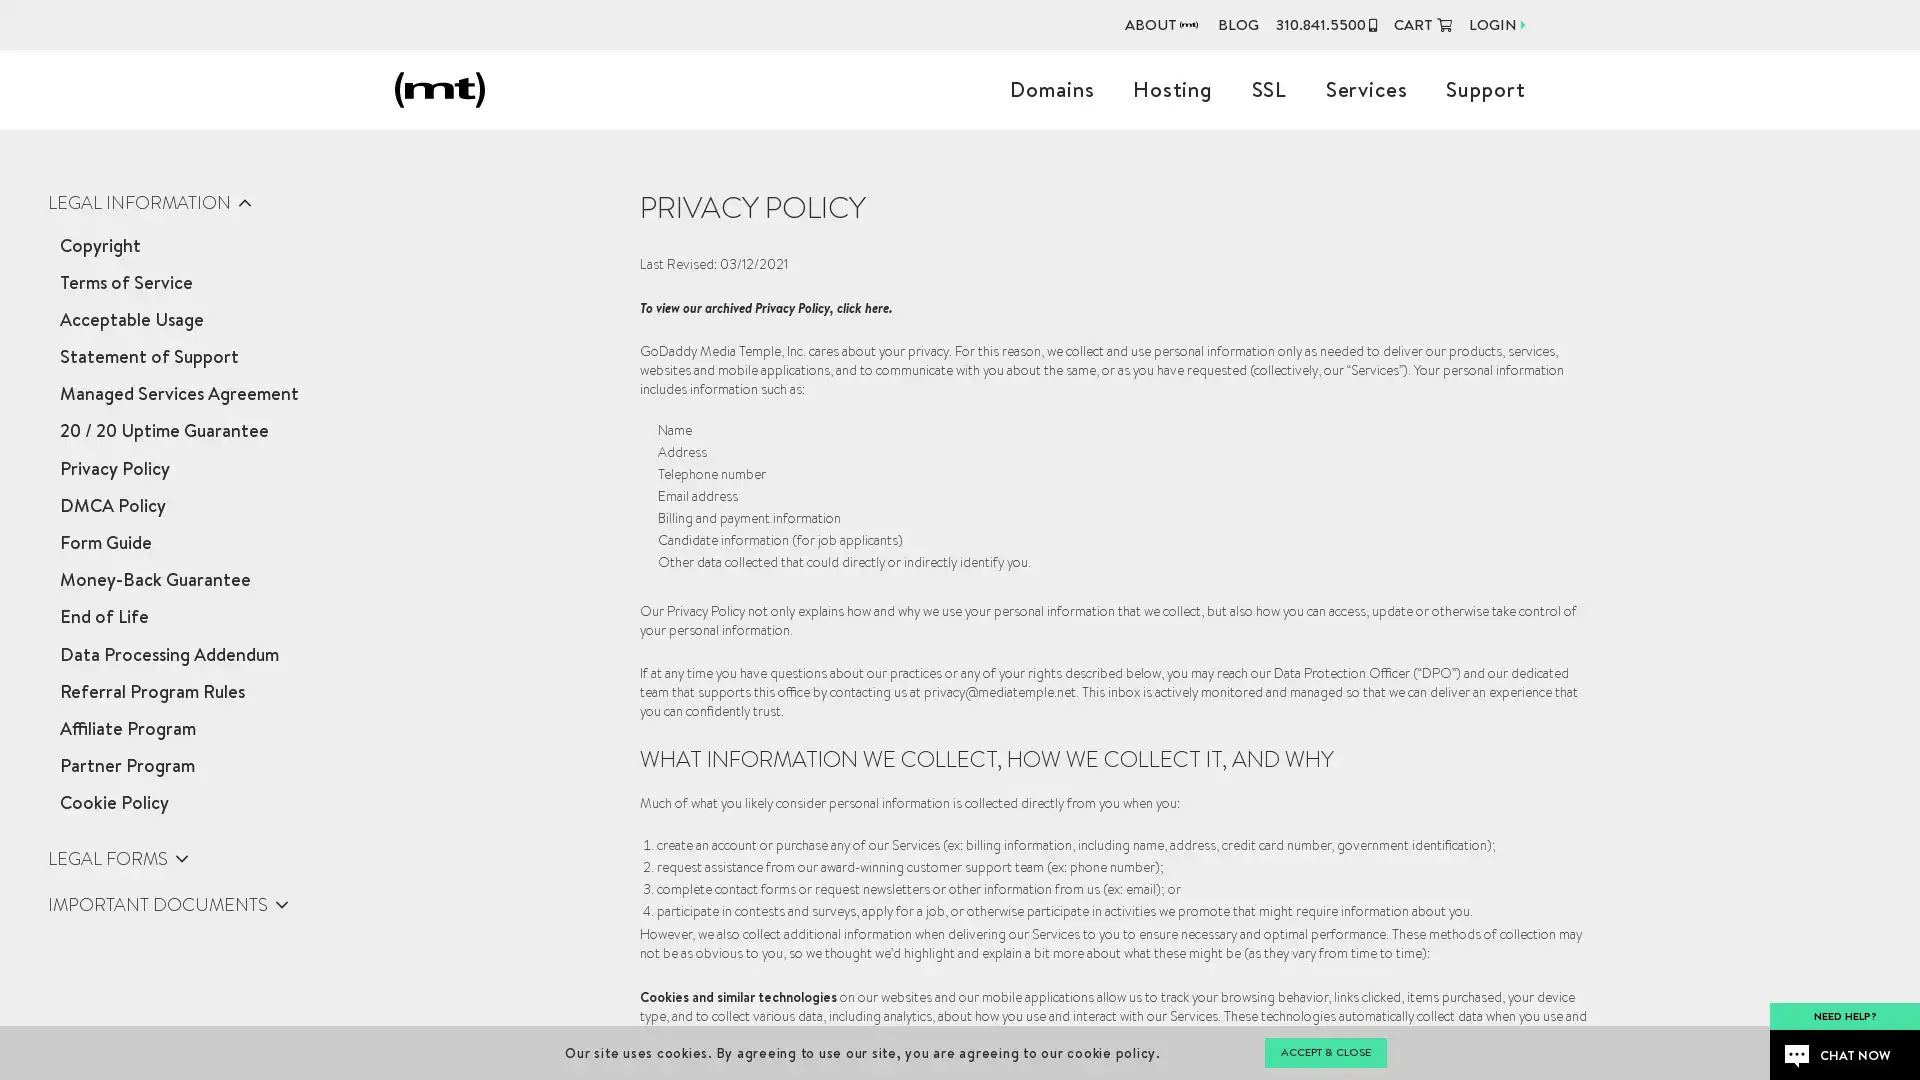 The image size is (1920, 1080). Describe the element at coordinates (1324, 1052) in the screenshot. I see `ACCEPT & CLOSE` at that location.